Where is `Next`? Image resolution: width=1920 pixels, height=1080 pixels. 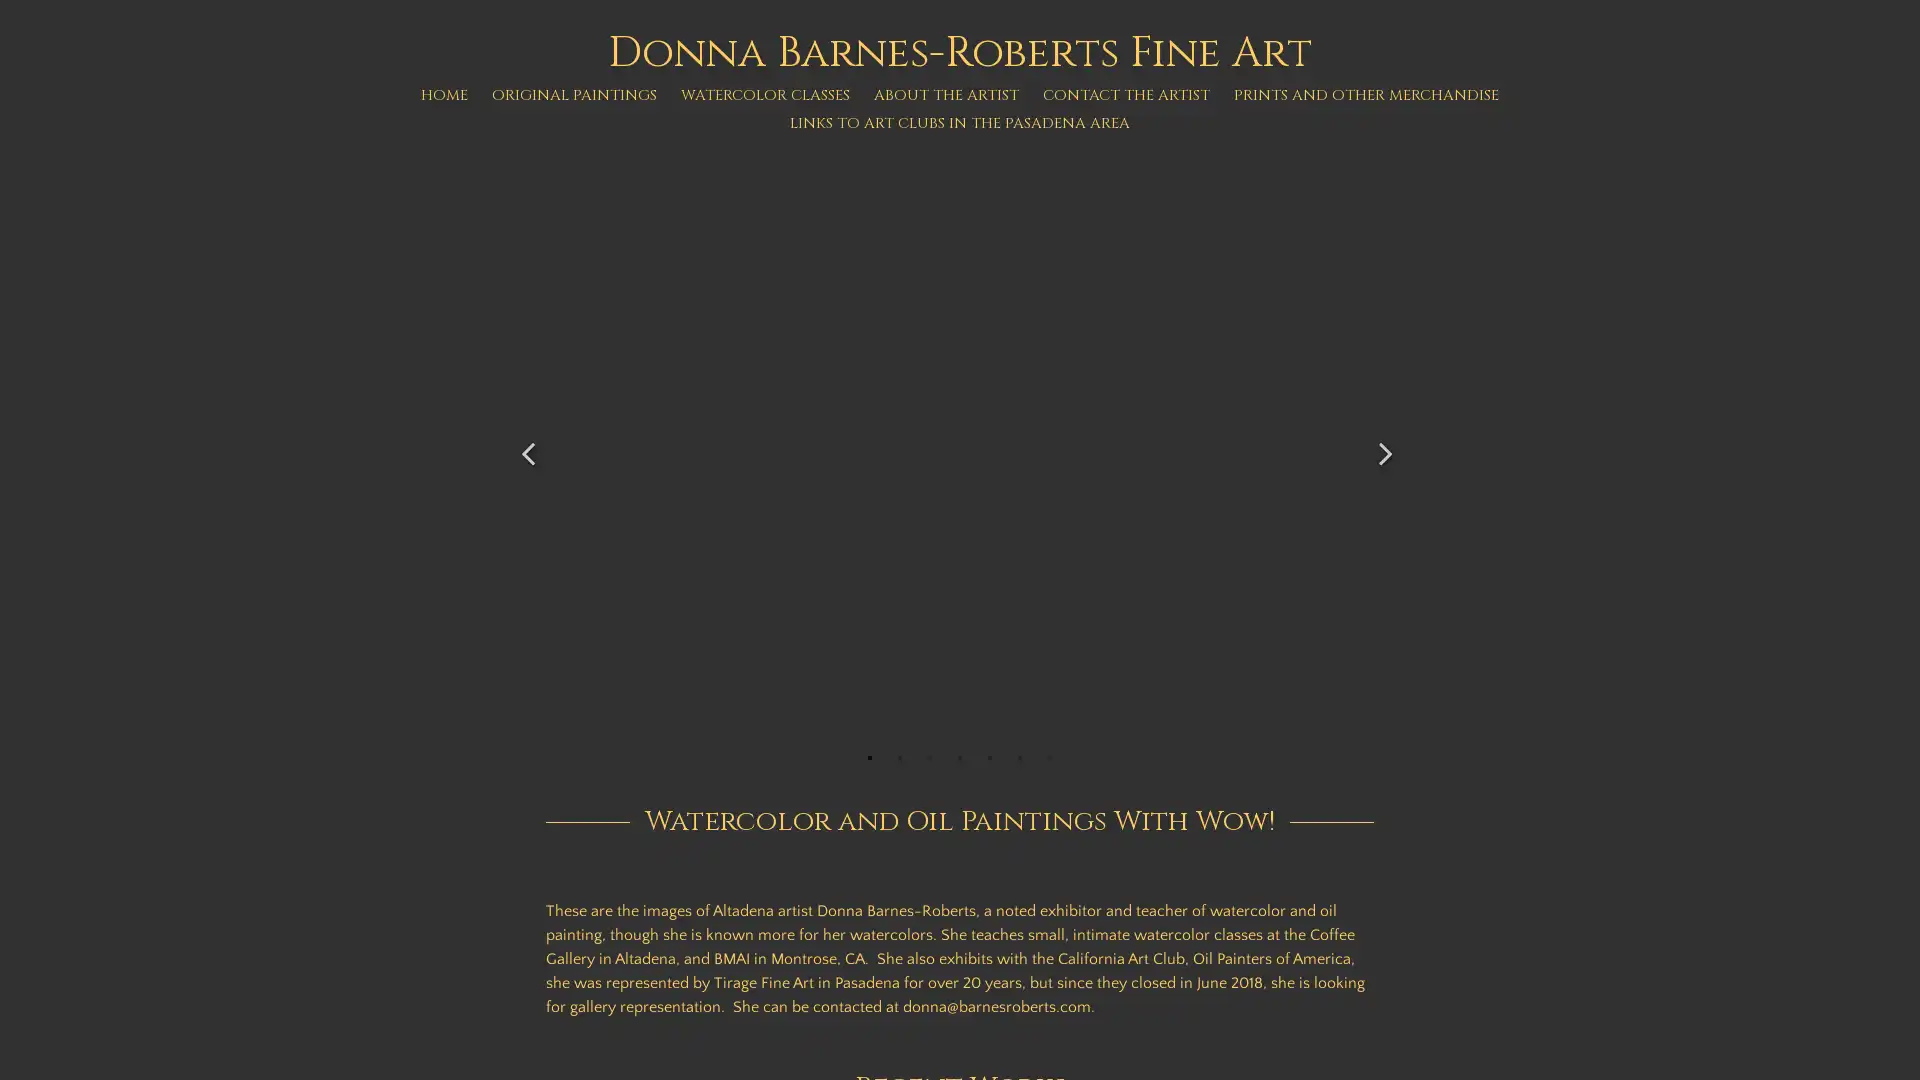 Next is located at coordinates (1386, 442).